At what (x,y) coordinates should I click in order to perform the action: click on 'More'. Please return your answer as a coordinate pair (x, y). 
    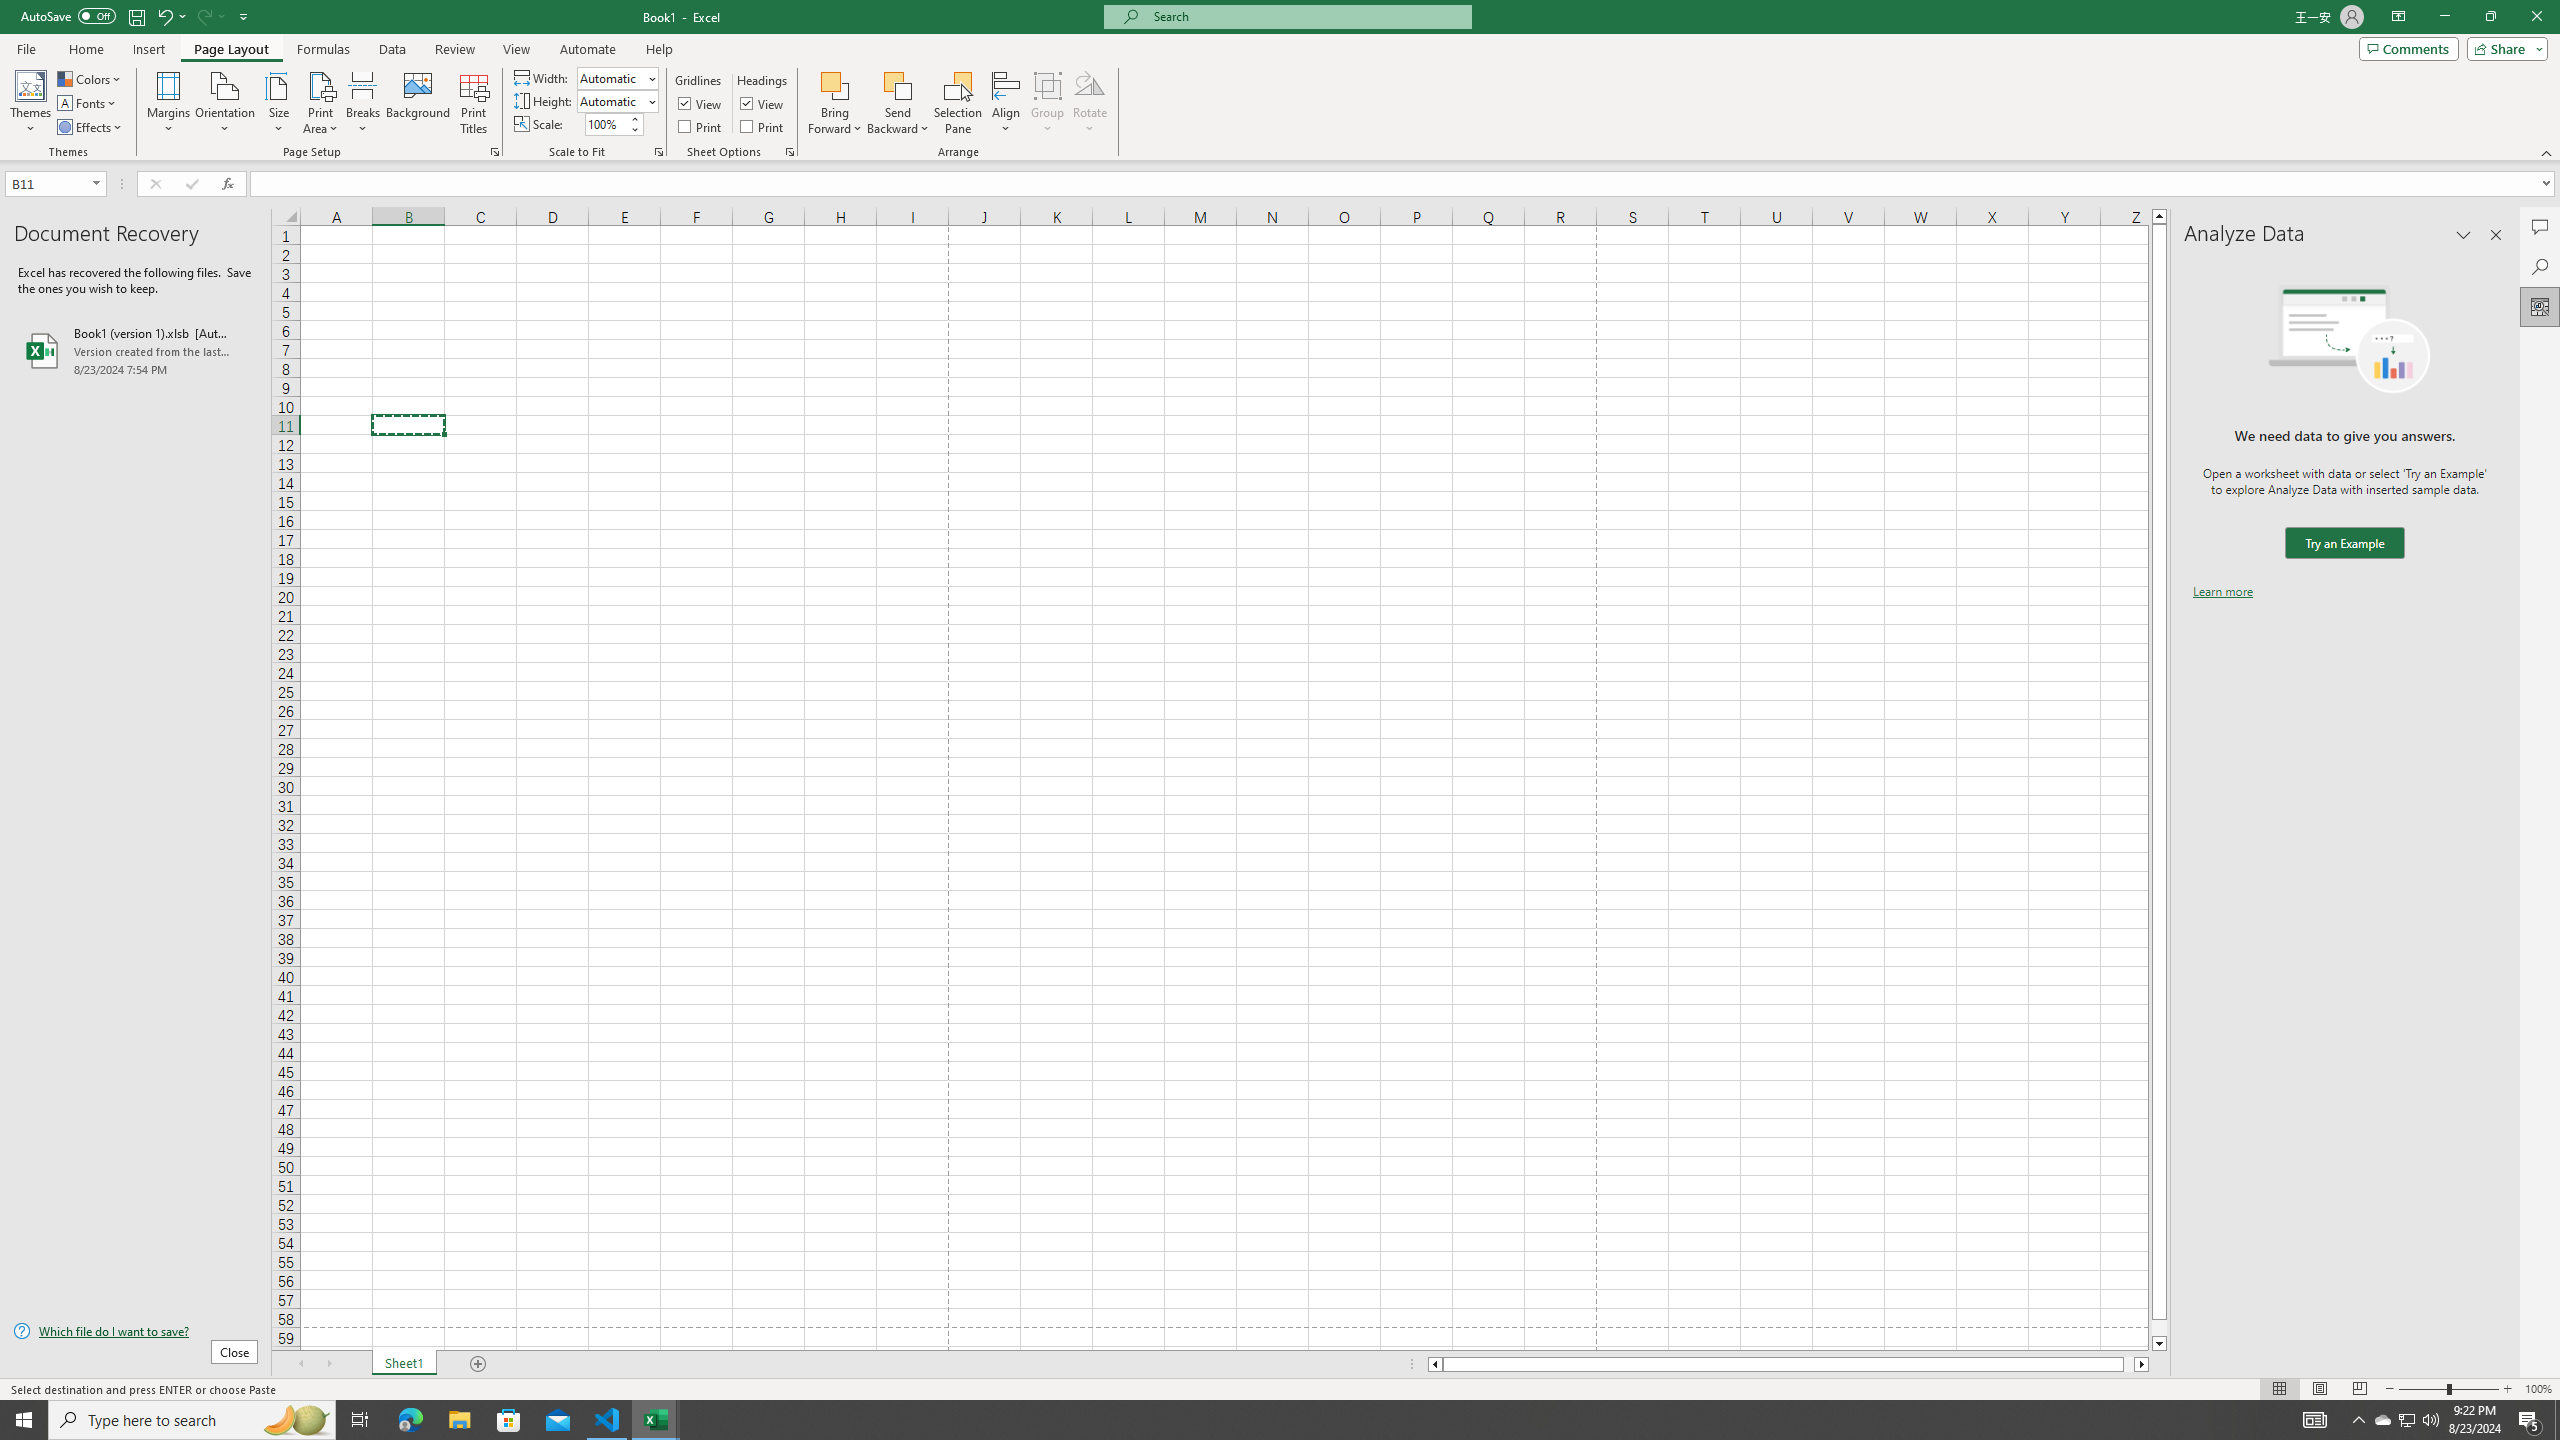
    Looking at the image, I should click on (633, 118).